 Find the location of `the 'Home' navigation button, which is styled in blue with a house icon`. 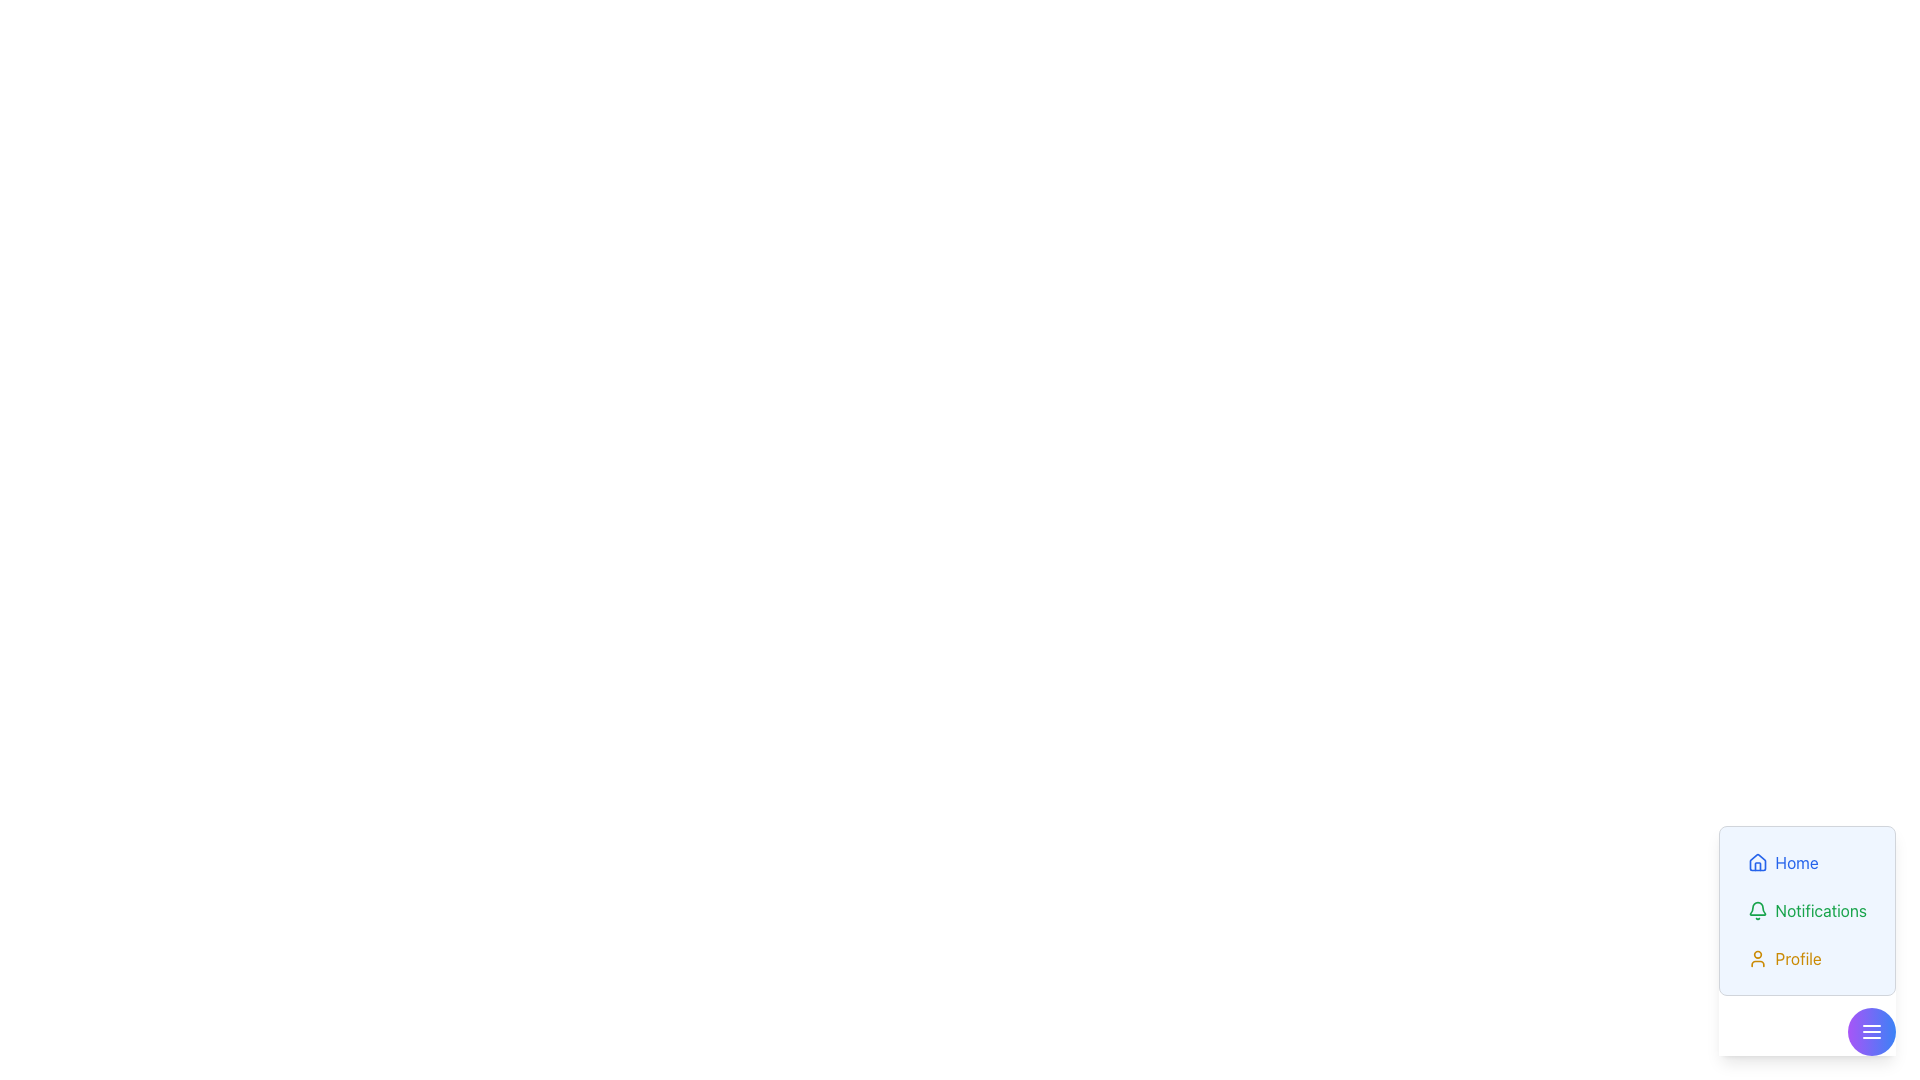

the 'Home' navigation button, which is styled in blue with a house icon is located at coordinates (1807, 862).